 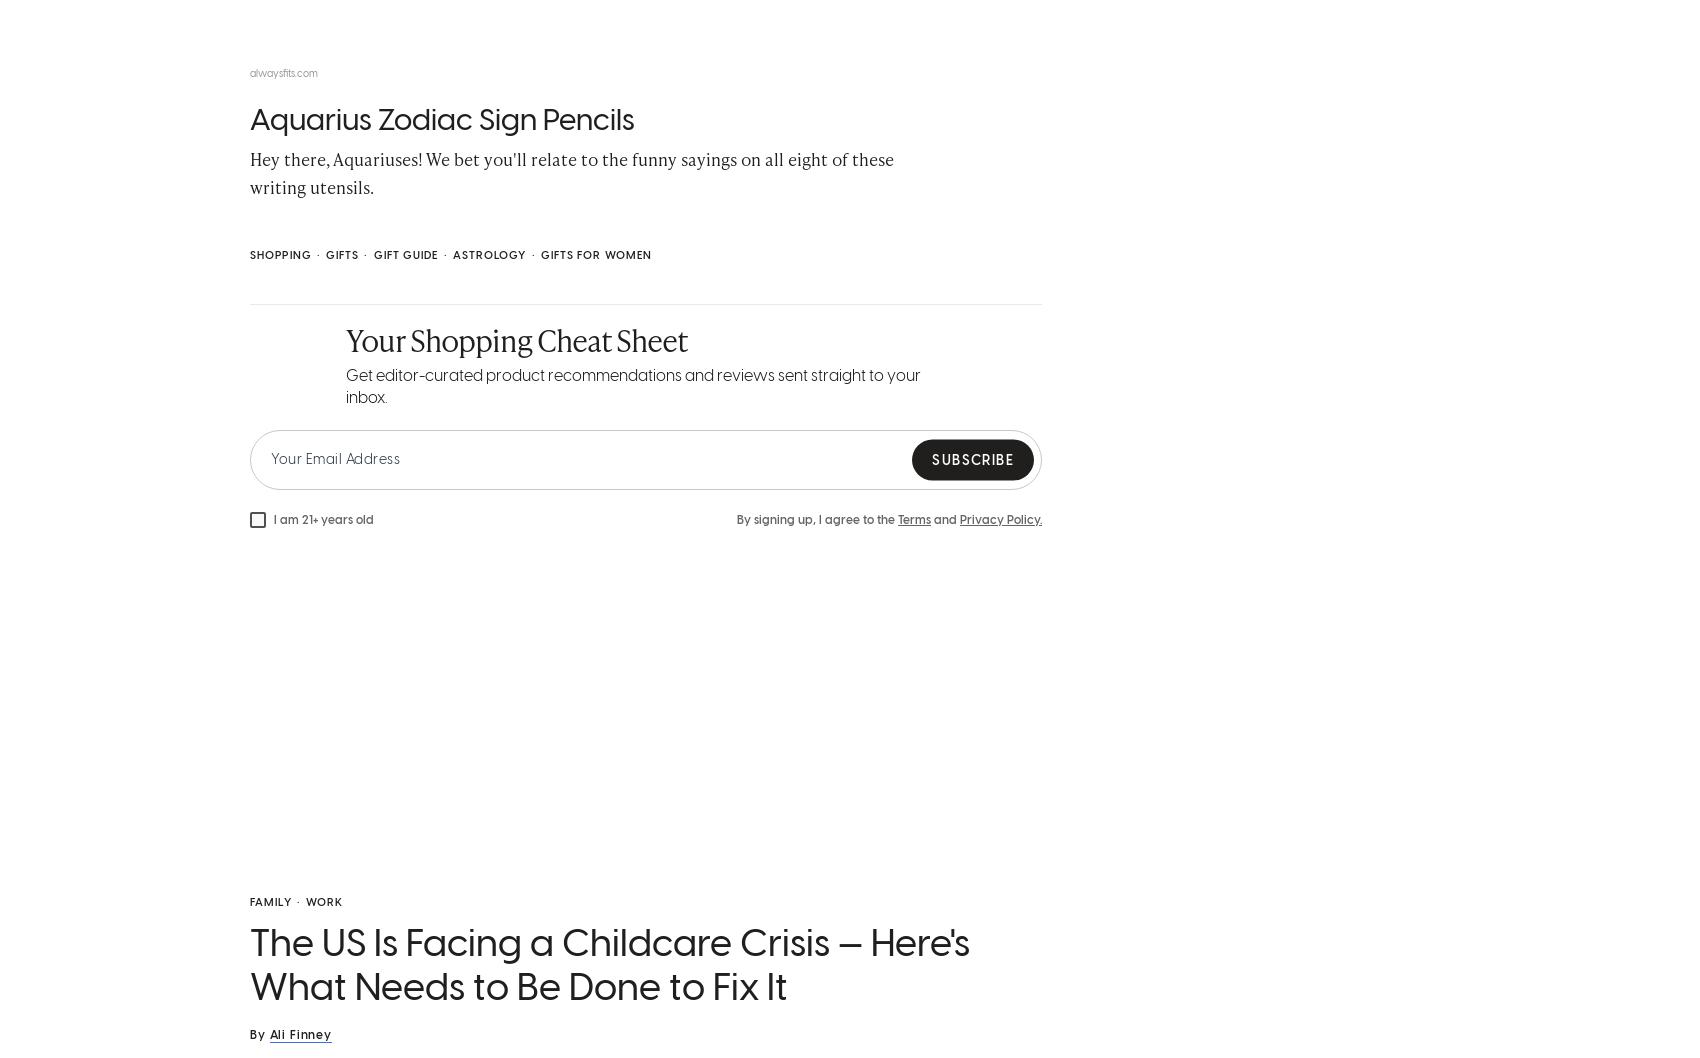 What do you see at coordinates (608, 969) in the screenshot?
I see `'The US Is Facing a Childcare Crisis — Here's What Needs to Be Done to Fix It'` at bounding box center [608, 969].